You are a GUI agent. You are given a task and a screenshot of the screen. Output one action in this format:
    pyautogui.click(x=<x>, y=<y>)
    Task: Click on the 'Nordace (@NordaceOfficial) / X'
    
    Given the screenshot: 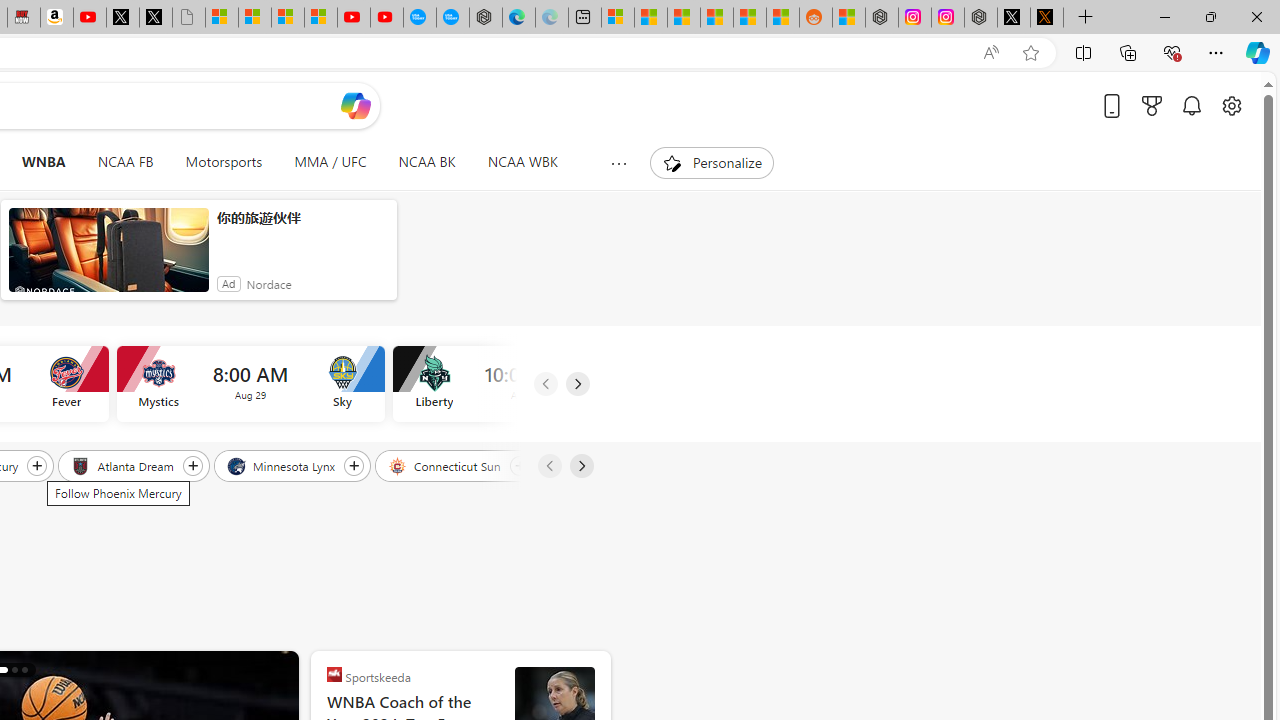 What is the action you would take?
    pyautogui.click(x=1014, y=17)
    